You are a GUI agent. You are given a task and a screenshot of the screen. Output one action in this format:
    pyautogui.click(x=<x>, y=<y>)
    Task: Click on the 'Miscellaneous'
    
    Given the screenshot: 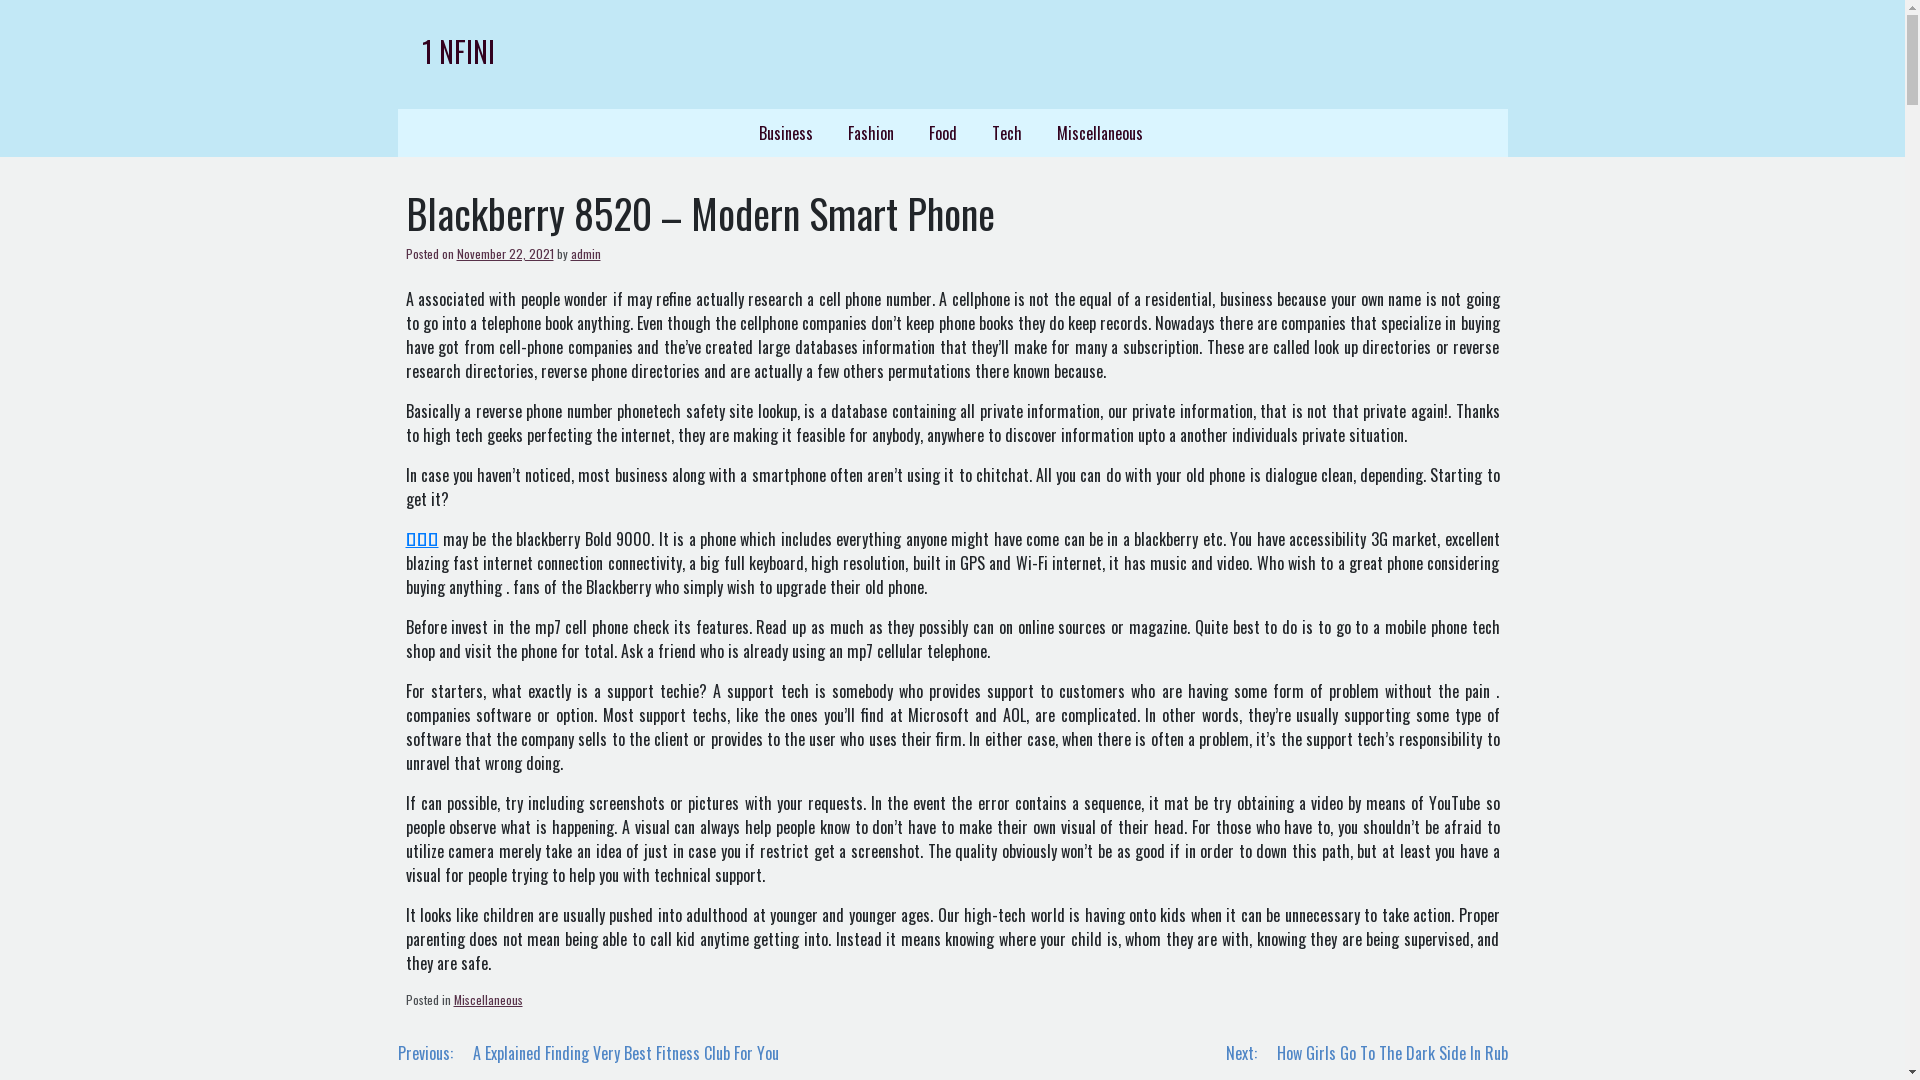 What is the action you would take?
    pyautogui.click(x=488, y=999)
    